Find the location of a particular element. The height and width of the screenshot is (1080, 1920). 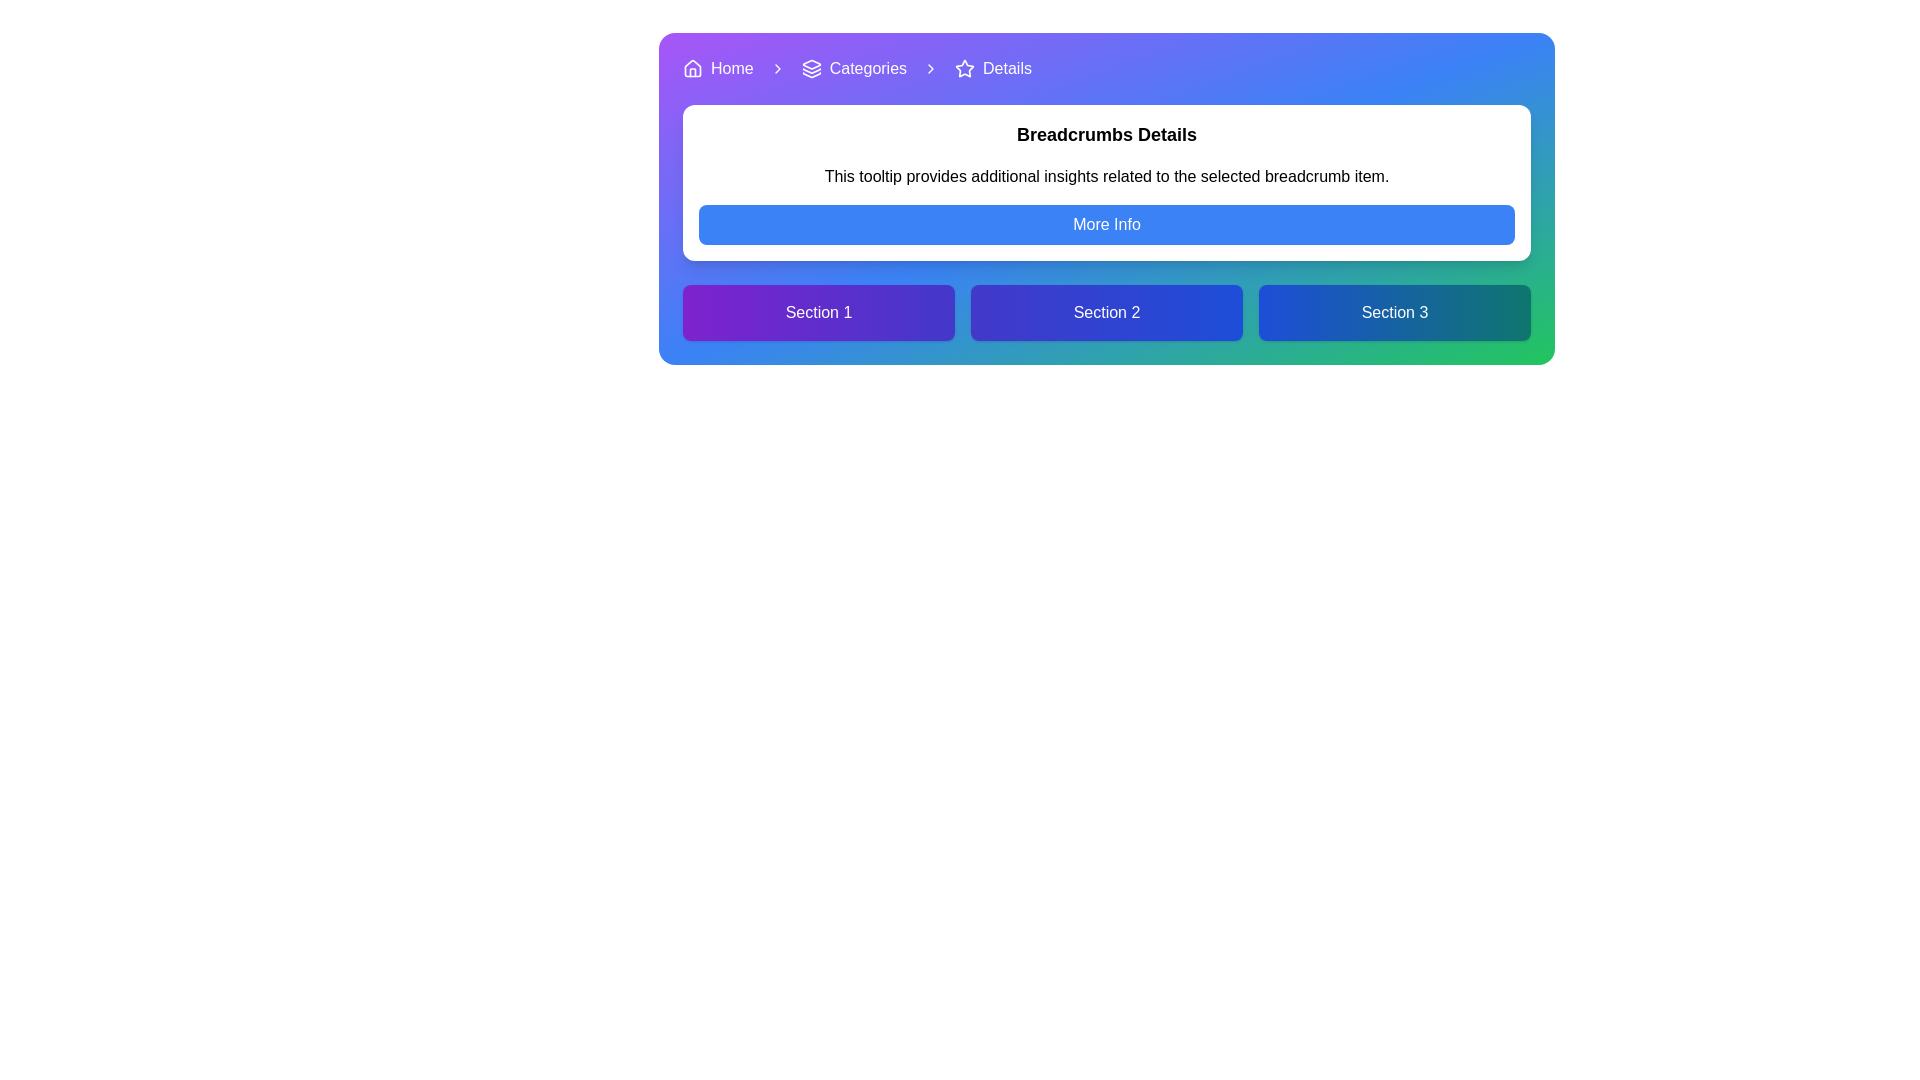

the visual icon in the breadcrumb navigation bar that indicates the 'Details' section is located at coordinates (964, 67).